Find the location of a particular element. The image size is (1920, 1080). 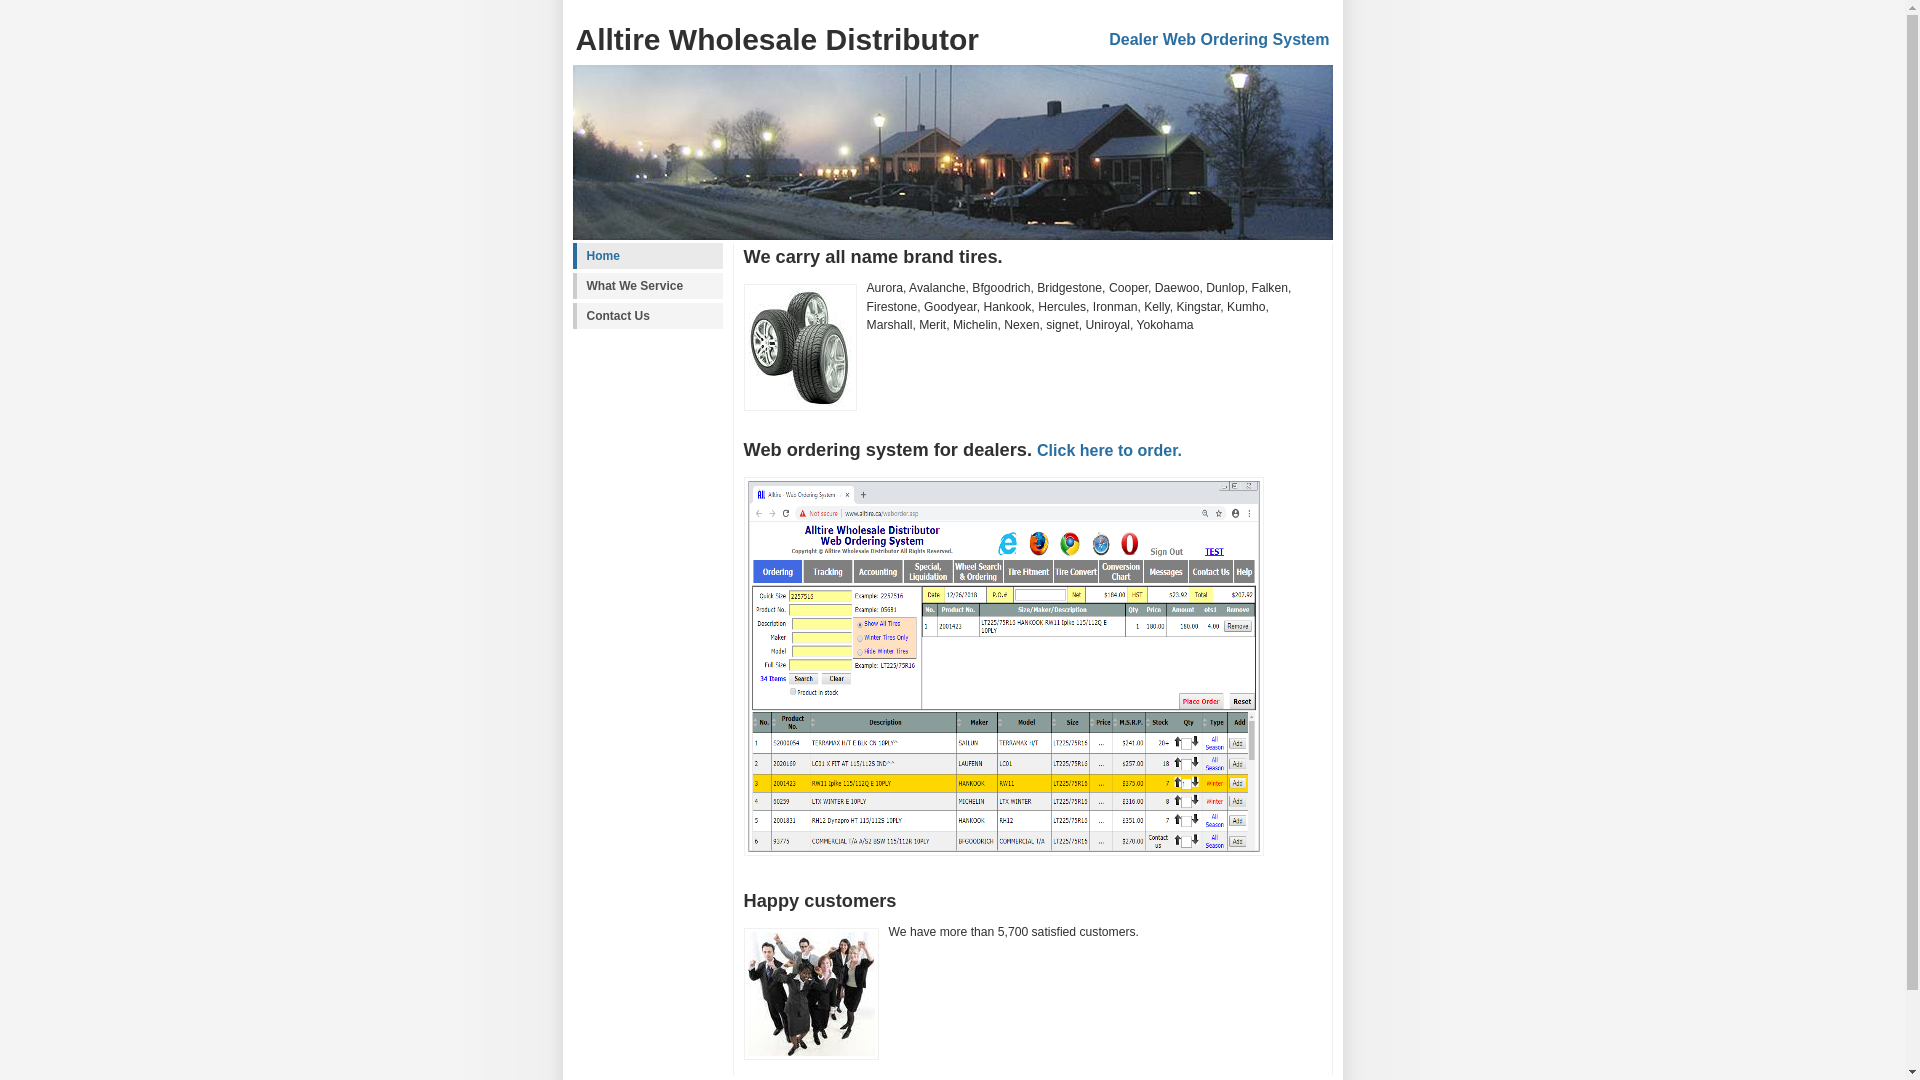

'Contact Us' is located at coordinates (647, 315).